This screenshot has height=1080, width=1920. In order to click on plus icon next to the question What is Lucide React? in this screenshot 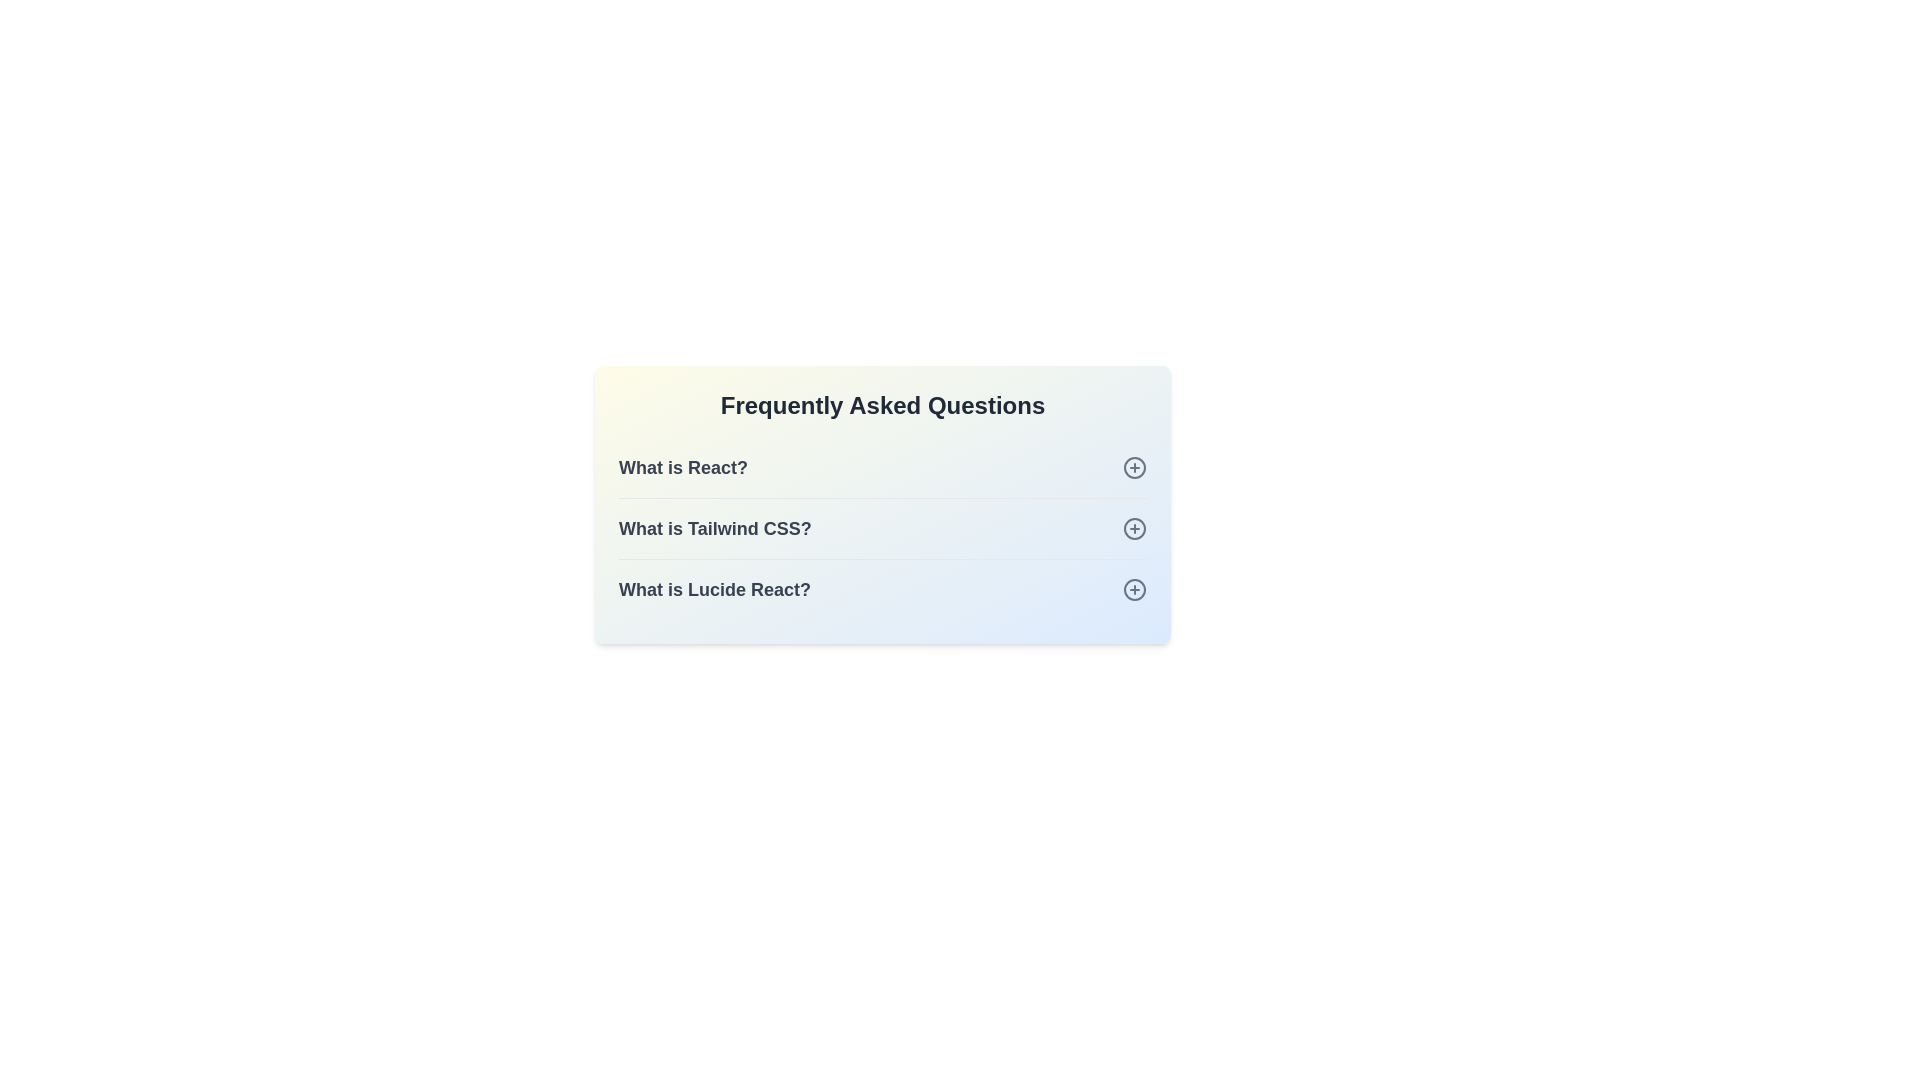, I will do `click(1134, 589)`.